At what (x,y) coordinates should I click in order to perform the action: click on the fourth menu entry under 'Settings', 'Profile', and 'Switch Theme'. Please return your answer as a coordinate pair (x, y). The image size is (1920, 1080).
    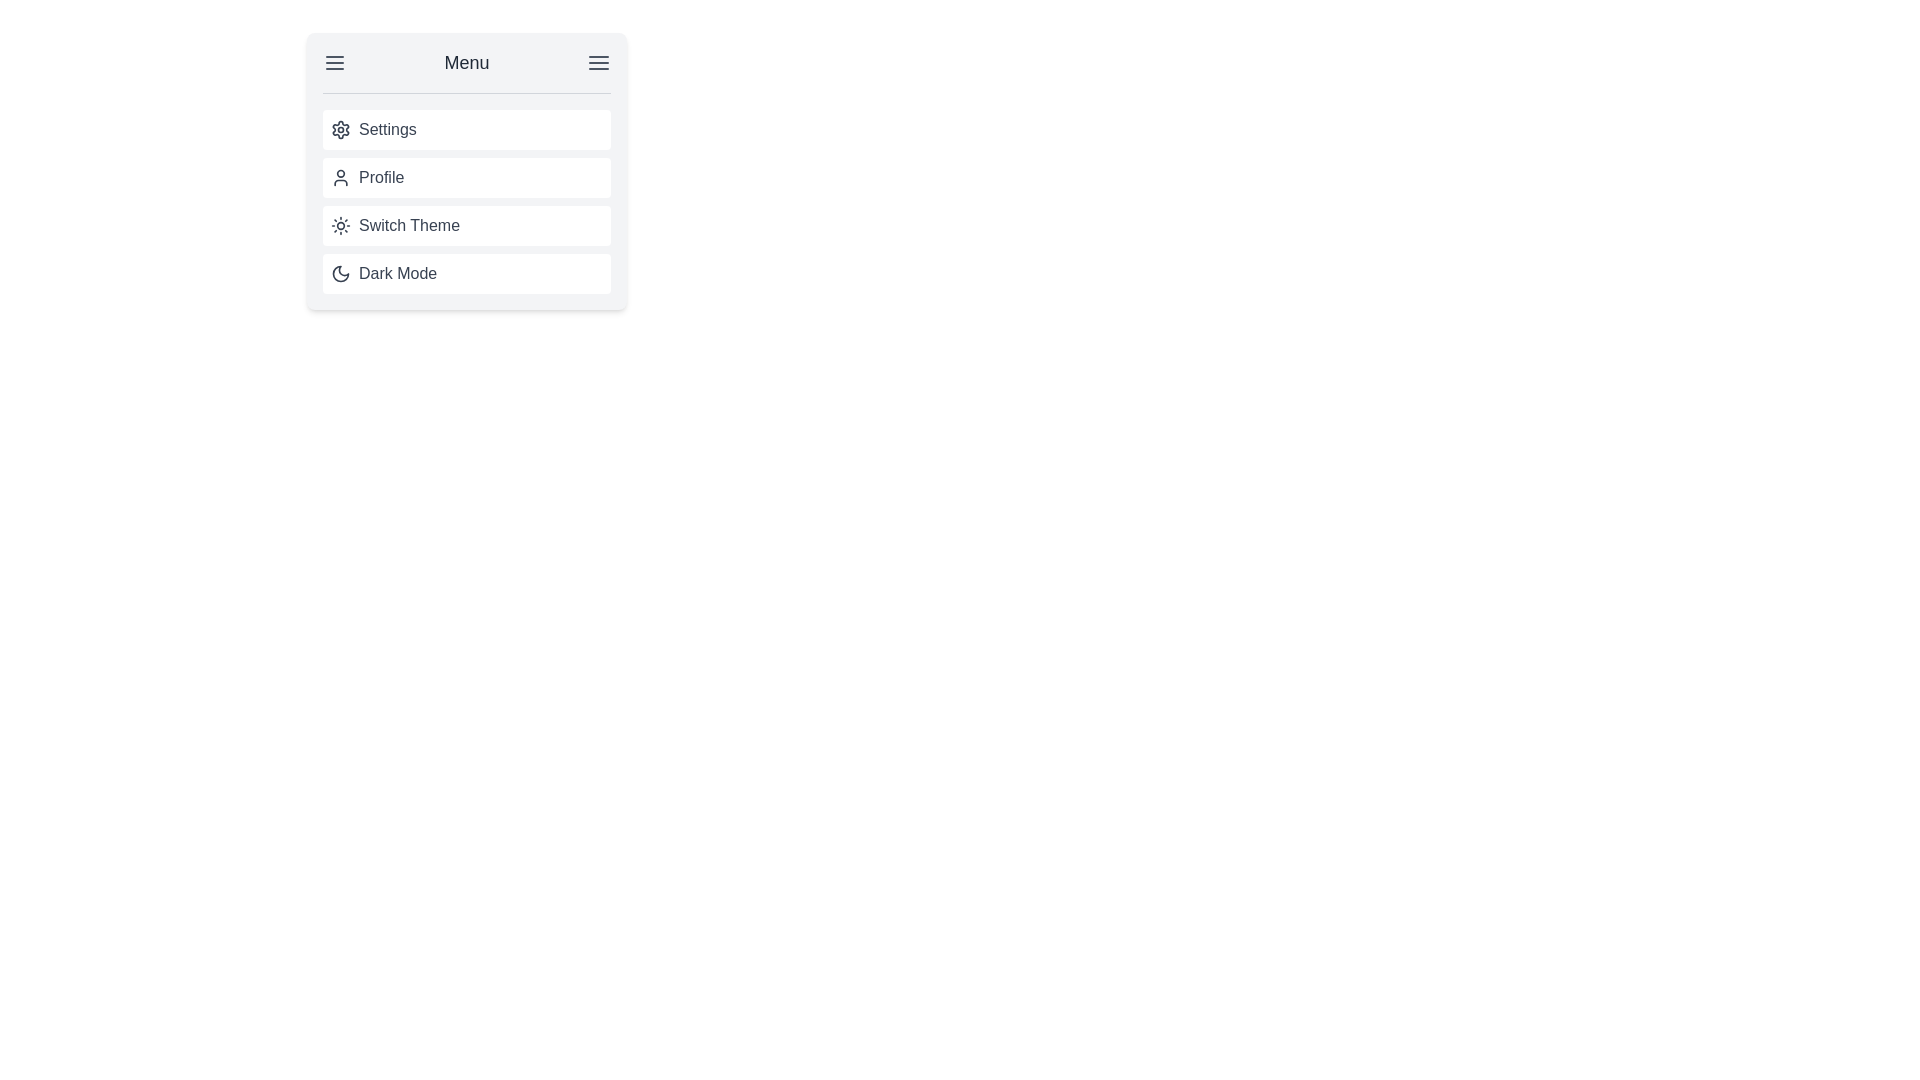
    Looking at the image, I should click on (465, 273).